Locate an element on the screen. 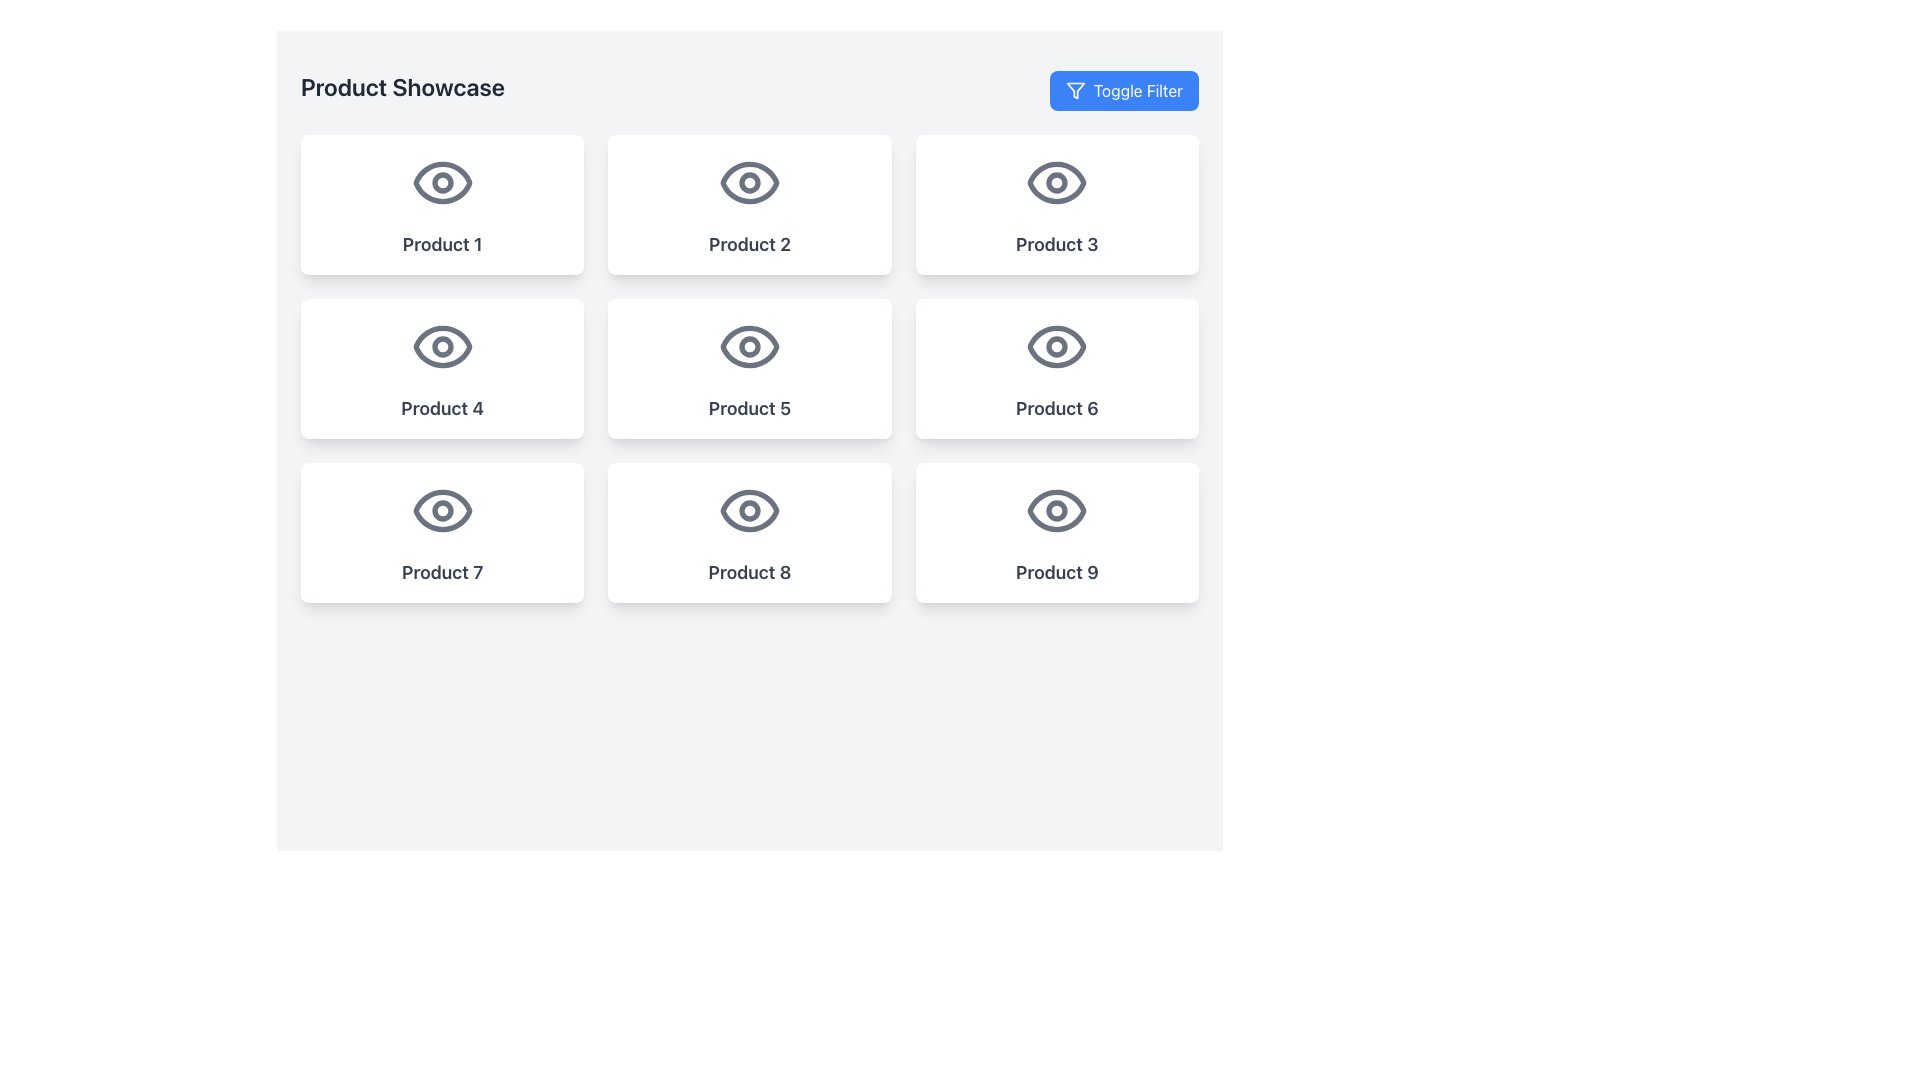 This screenshot has width=1920, height=1080. the interactive card labeled 'Product 7' located in the left column of the bottom row is located at coordinates (441, 531).